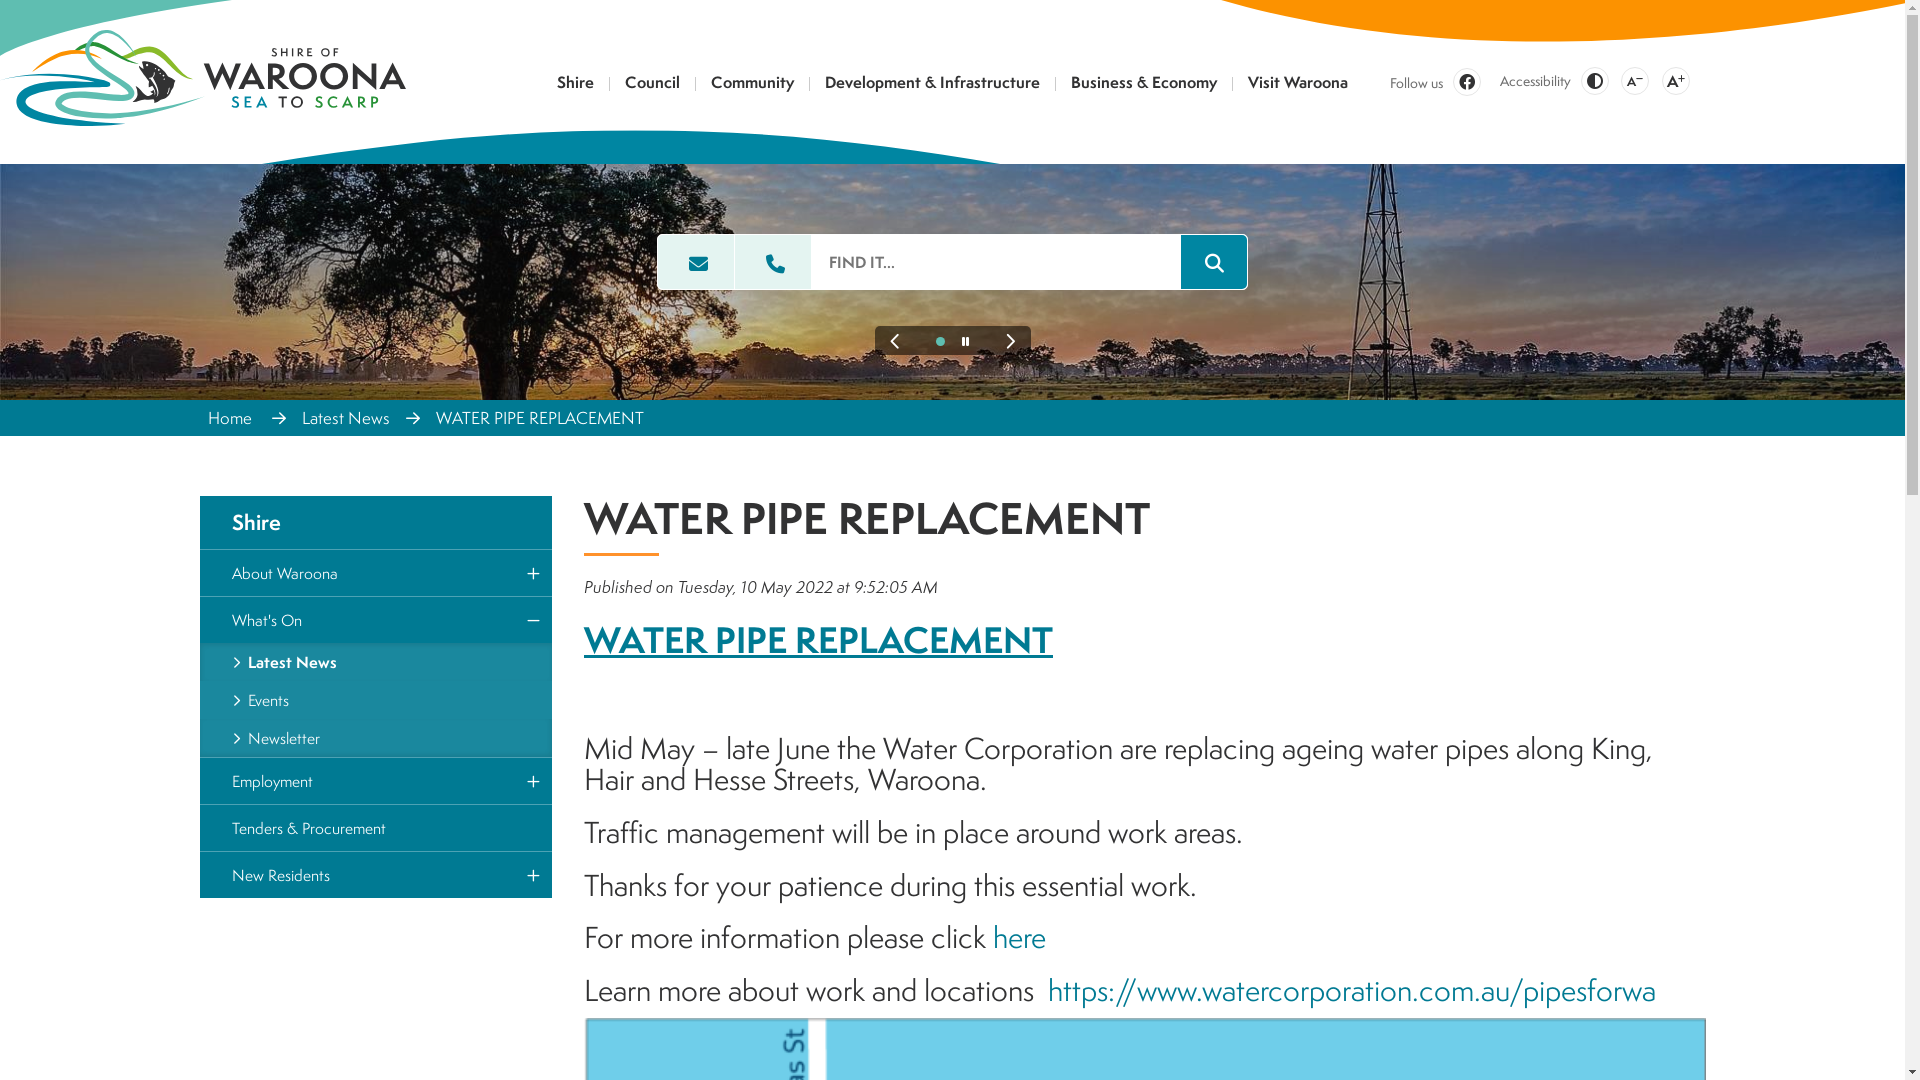 The height and width of the screenshot is (1080, 1920). I want to click on 'Follow us', so click(1434, 80).